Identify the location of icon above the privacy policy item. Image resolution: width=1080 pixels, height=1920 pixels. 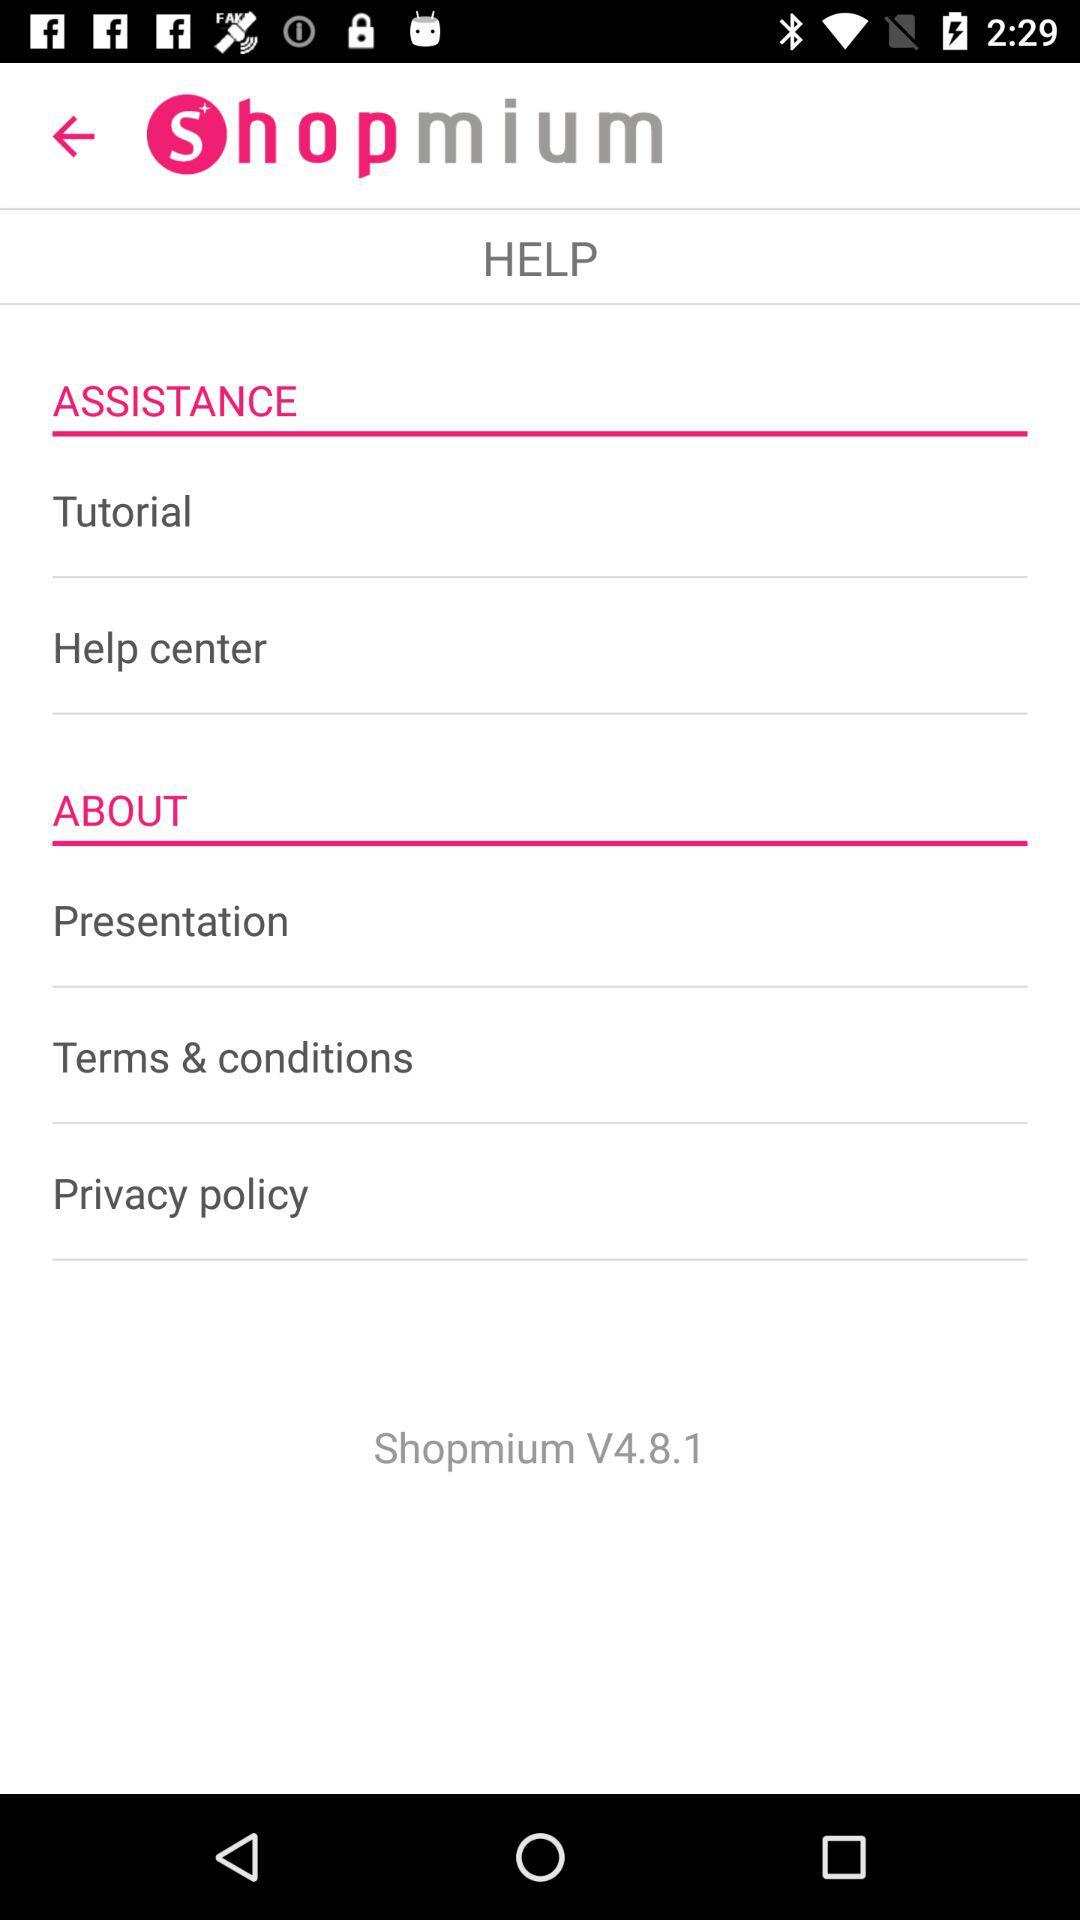
(540, 1055).